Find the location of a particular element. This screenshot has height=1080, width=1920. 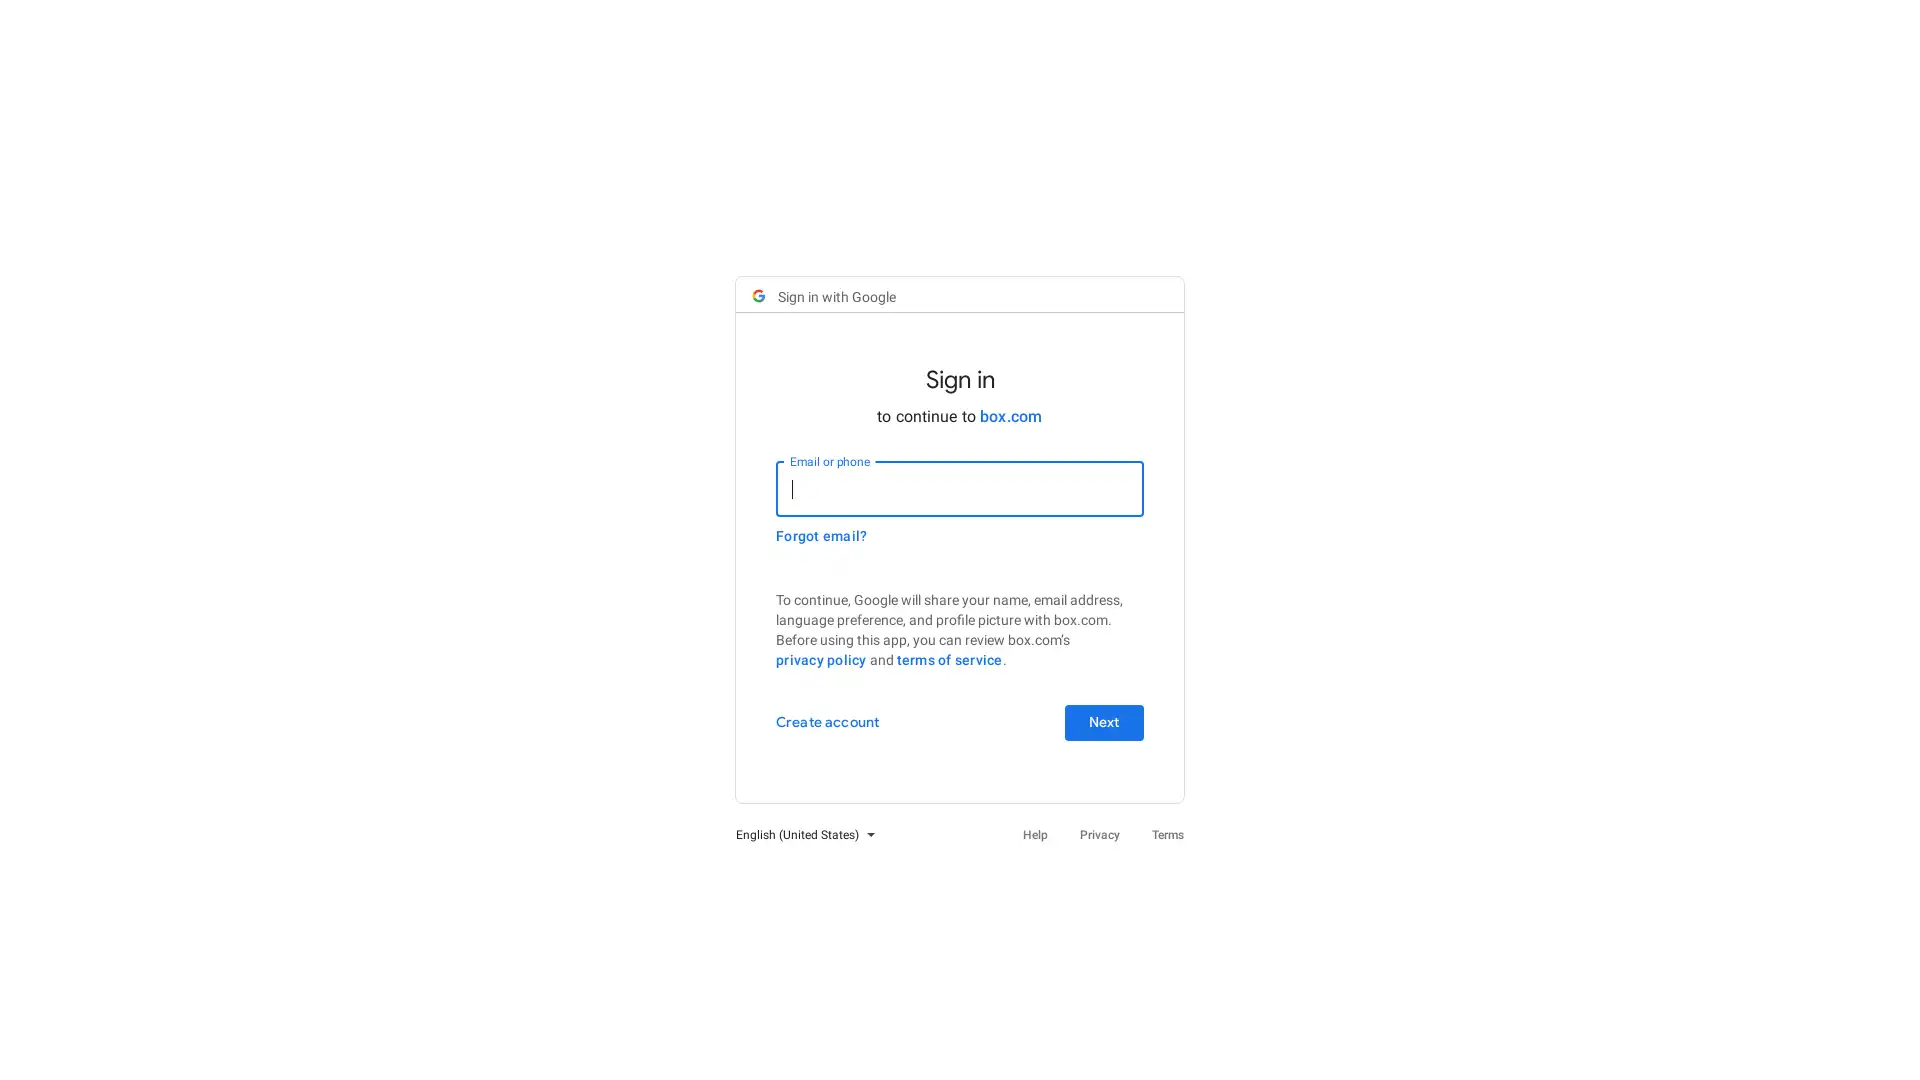

box.com is located at coordinates (1010, 415).